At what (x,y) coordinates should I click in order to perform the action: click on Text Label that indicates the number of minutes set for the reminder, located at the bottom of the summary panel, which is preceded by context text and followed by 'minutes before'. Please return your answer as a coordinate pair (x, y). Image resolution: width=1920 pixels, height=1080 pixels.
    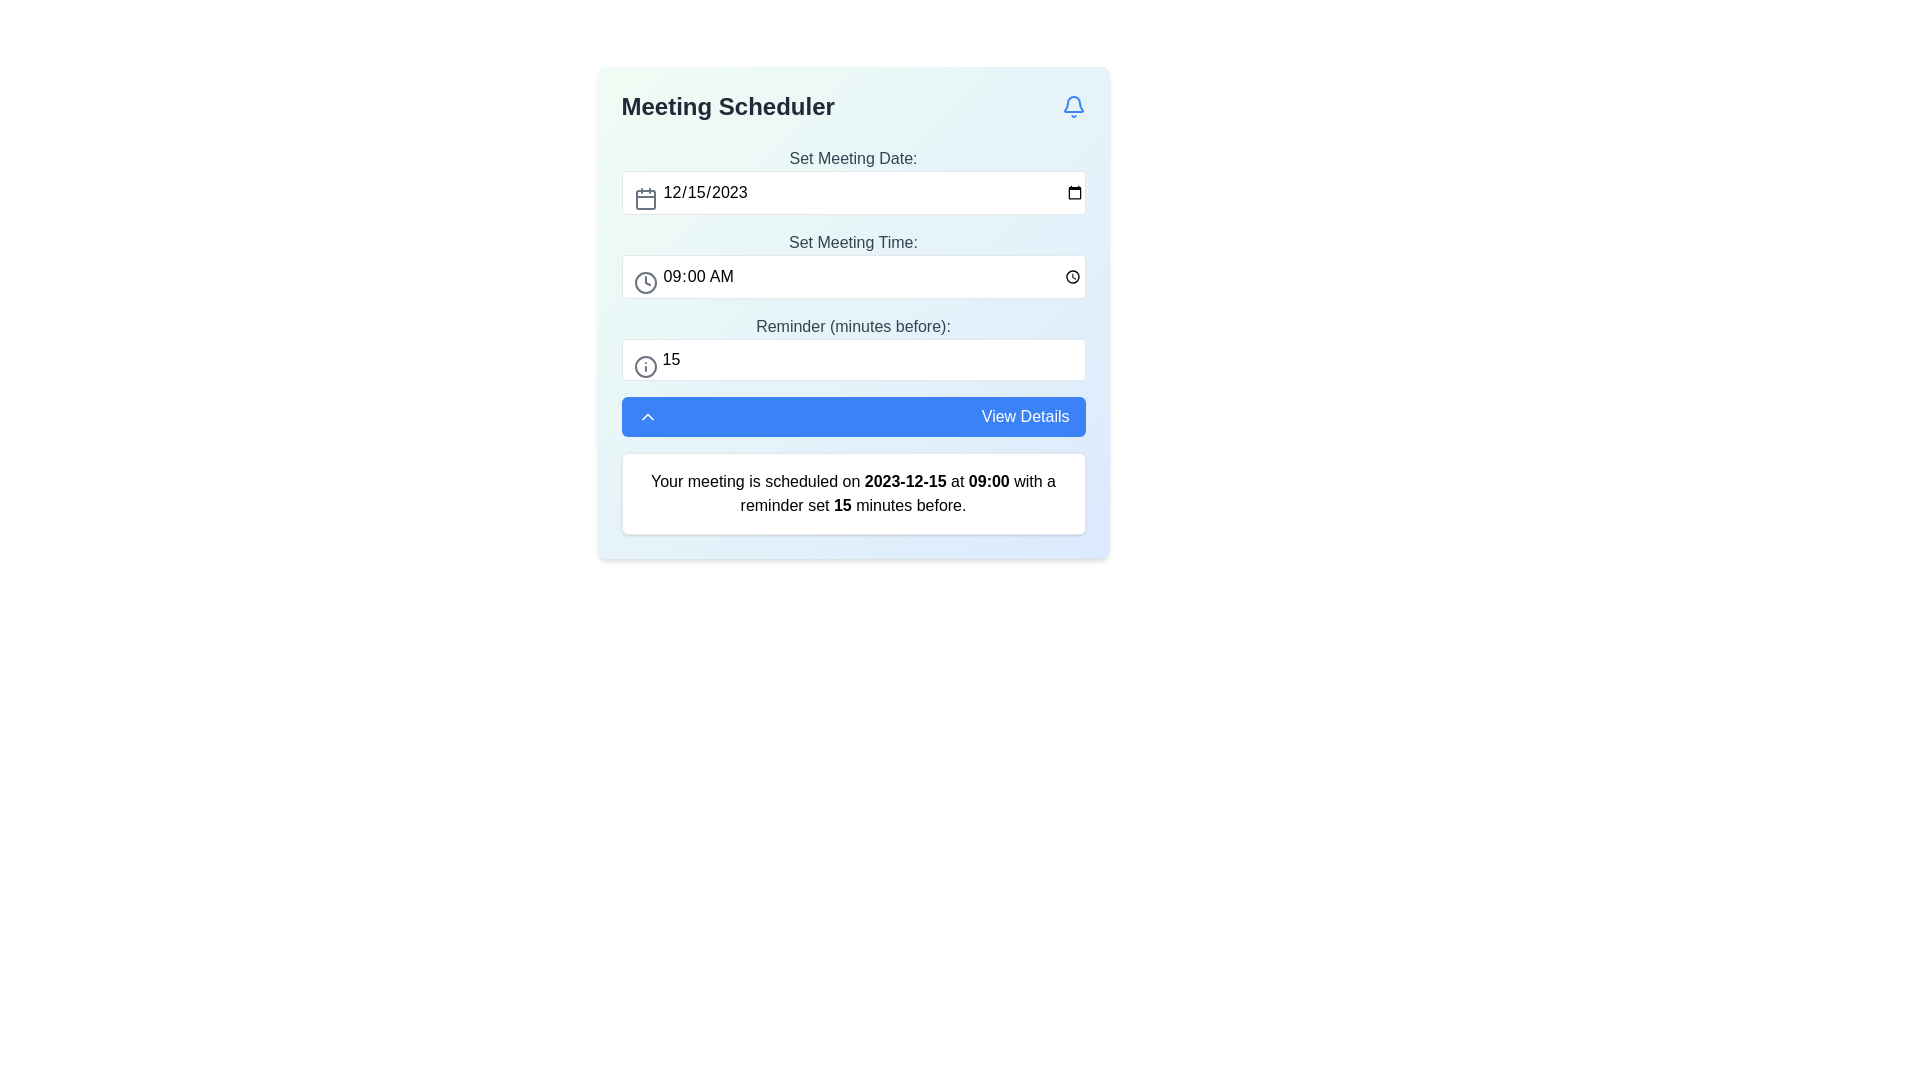
    Looking at the image, I should click on (842, 504).